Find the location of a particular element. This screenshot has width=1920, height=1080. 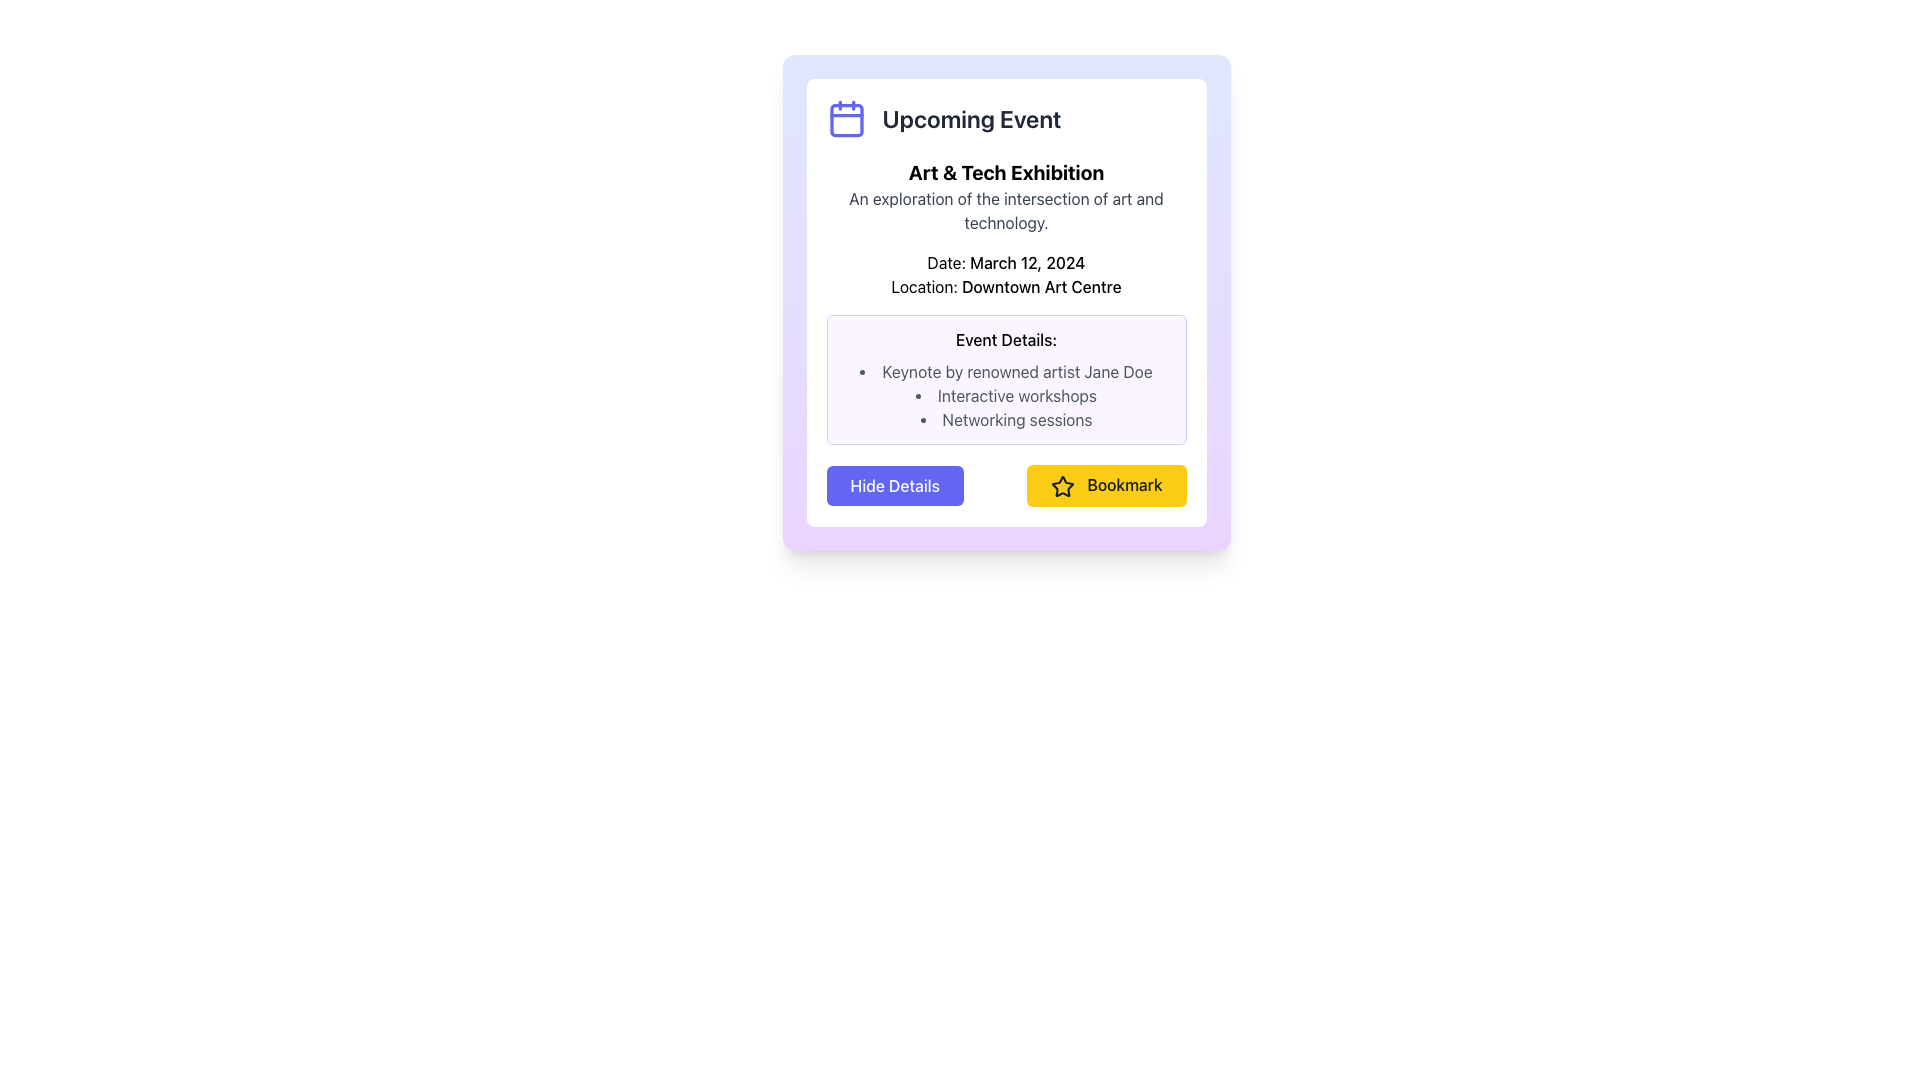

descriptive text that provides an overview of the 'Art & Tech Exhibition', located centrally below the header text in the card interface is located at coordinates (1006, 211).